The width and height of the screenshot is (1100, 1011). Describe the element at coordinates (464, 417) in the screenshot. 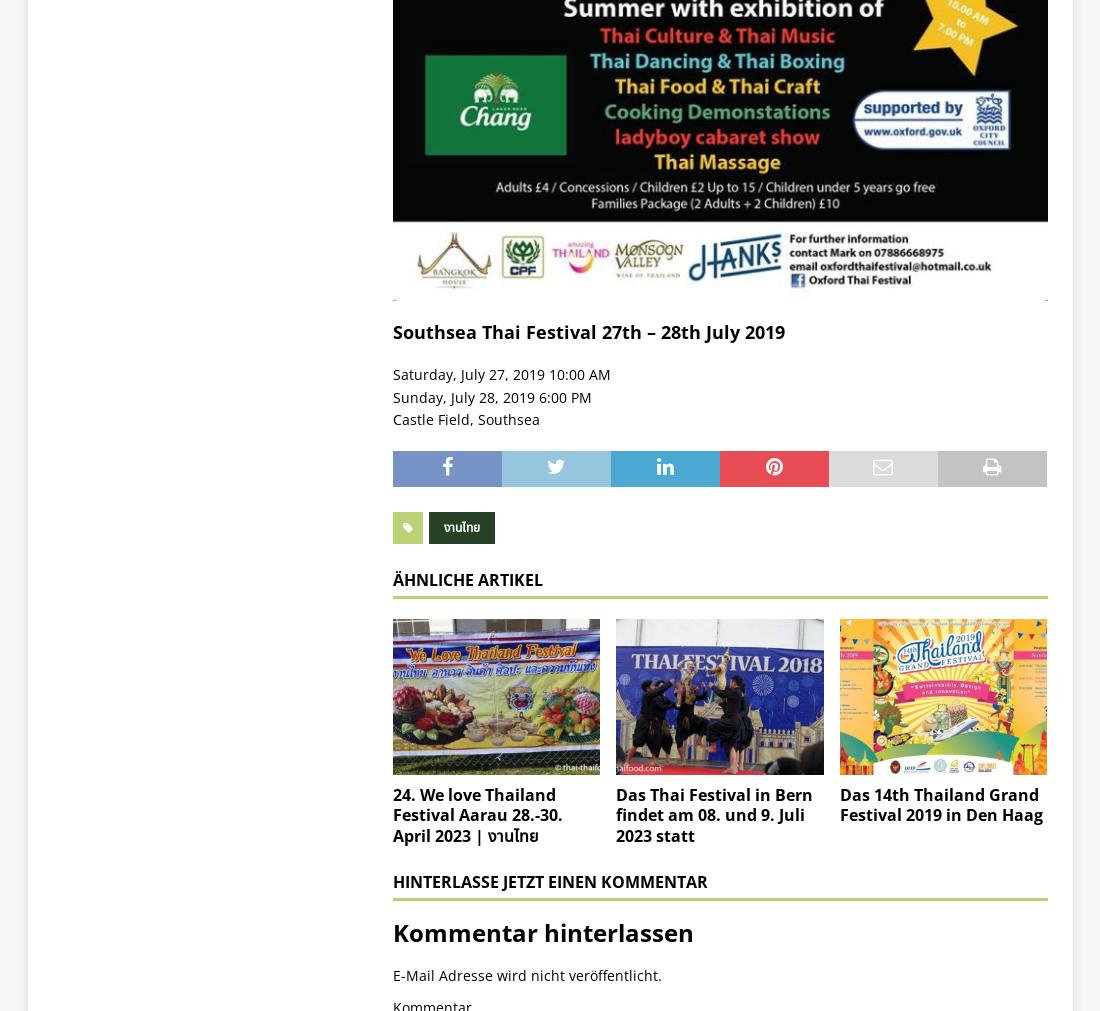

I see `'Castle Field, Southsea'` at that location.